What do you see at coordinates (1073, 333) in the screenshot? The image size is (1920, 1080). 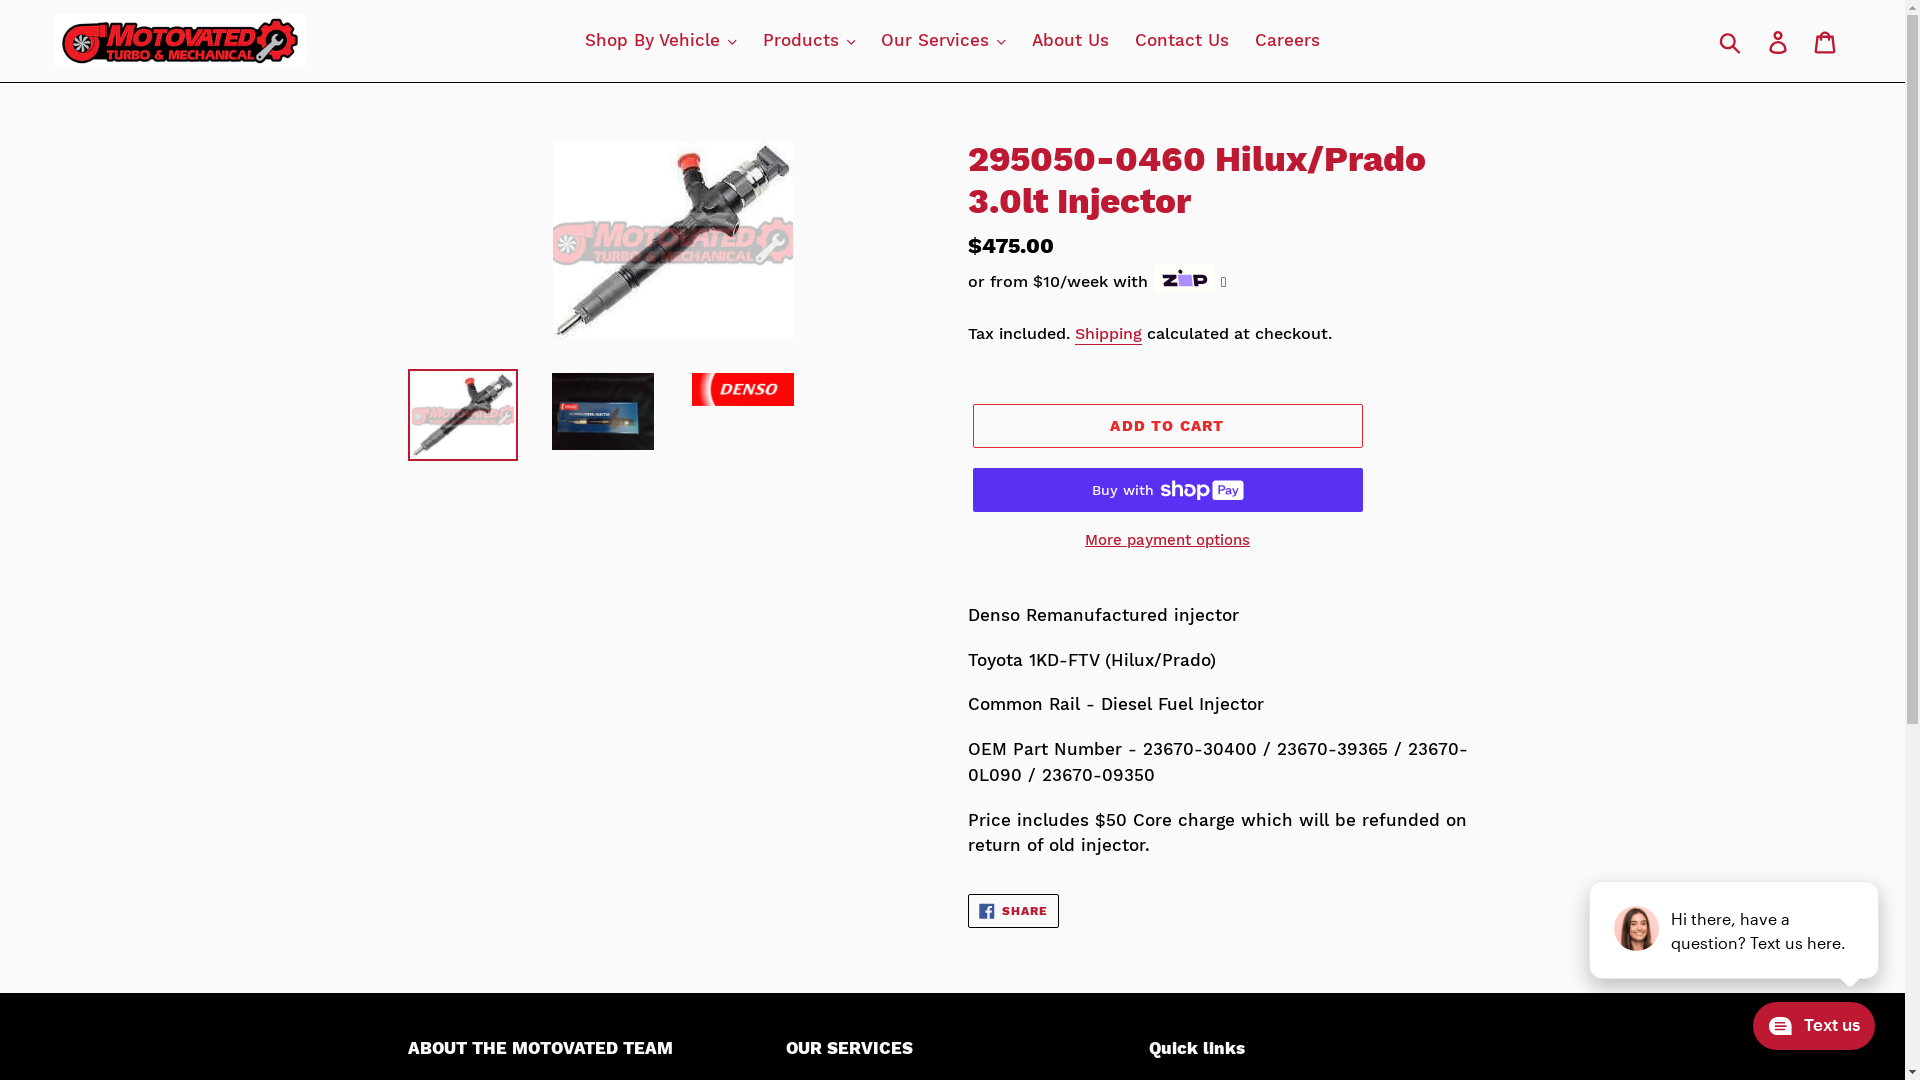 I see `'Shipping'` at bounding box center [1073, 333].